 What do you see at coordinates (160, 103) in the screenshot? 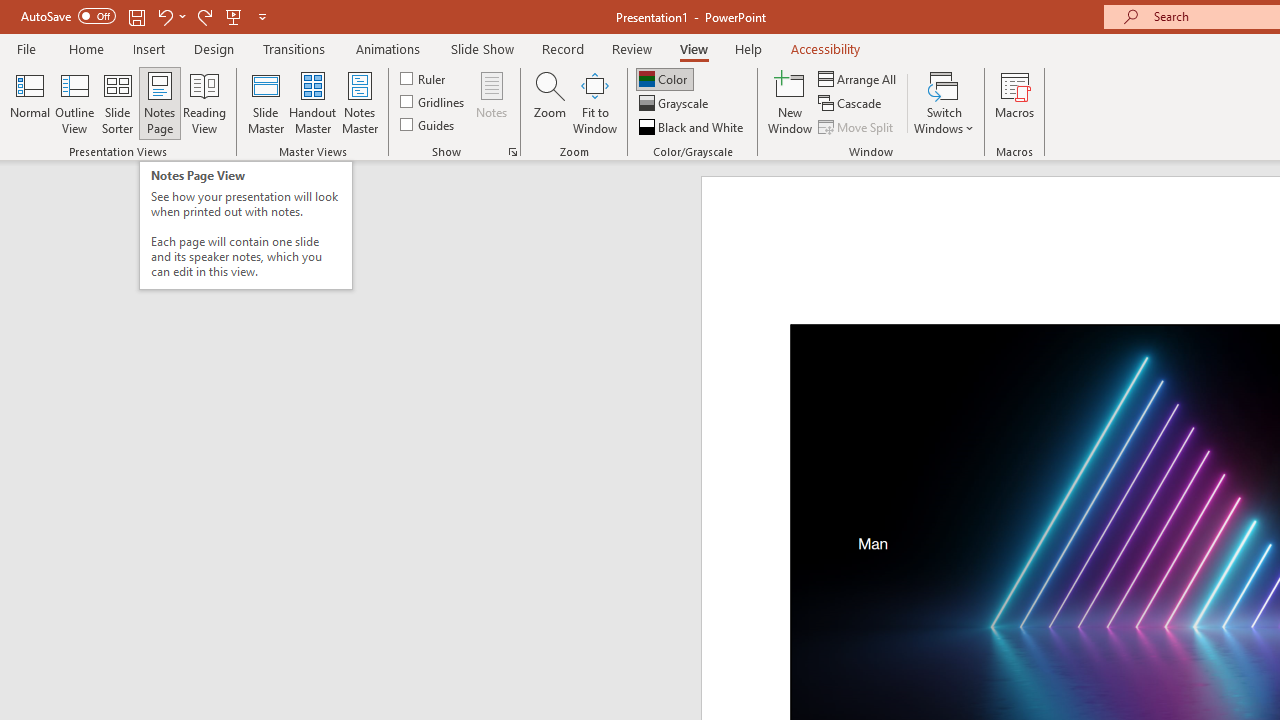
I see `'Notes Page'` at bounding box center [160, 103].